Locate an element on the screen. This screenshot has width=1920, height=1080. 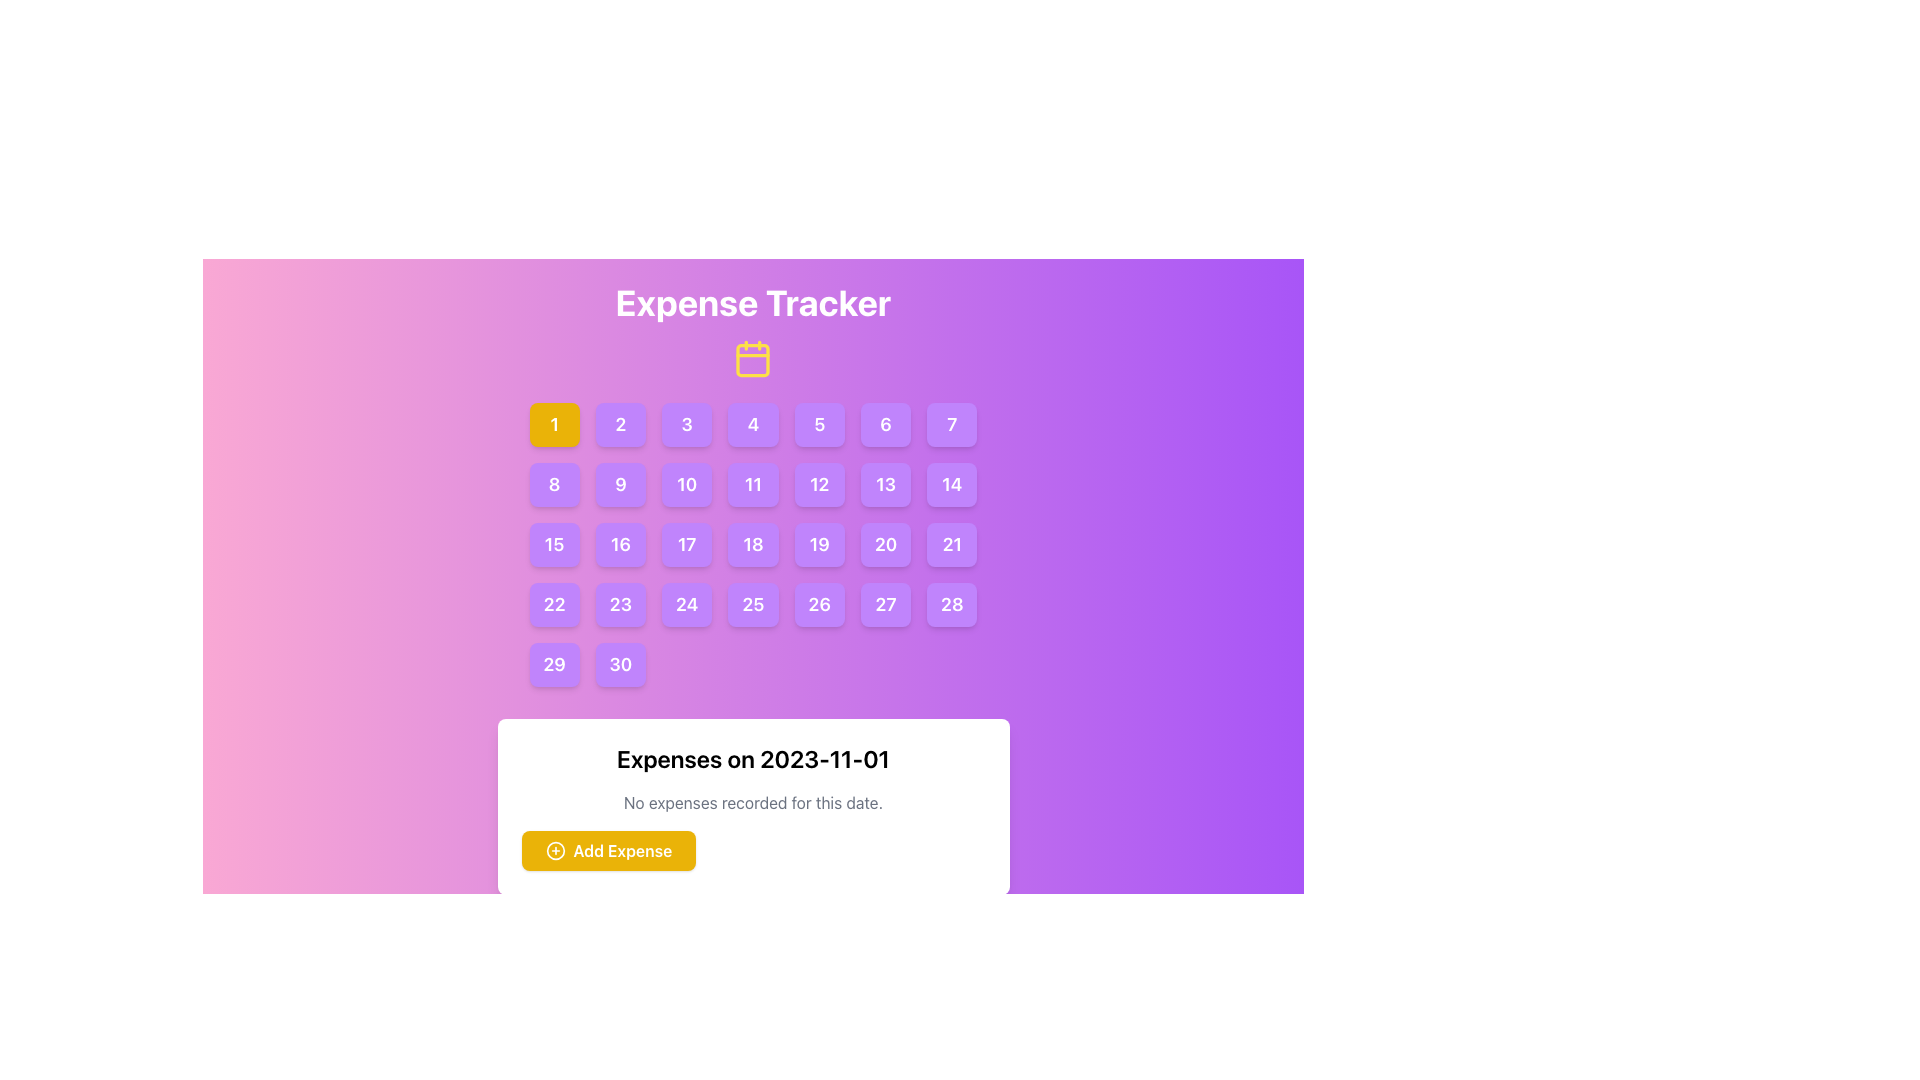
the circular part of the 'Add Expense' button's SVG icon, which is located below the main calendar component is located at coordinates (555, 851).